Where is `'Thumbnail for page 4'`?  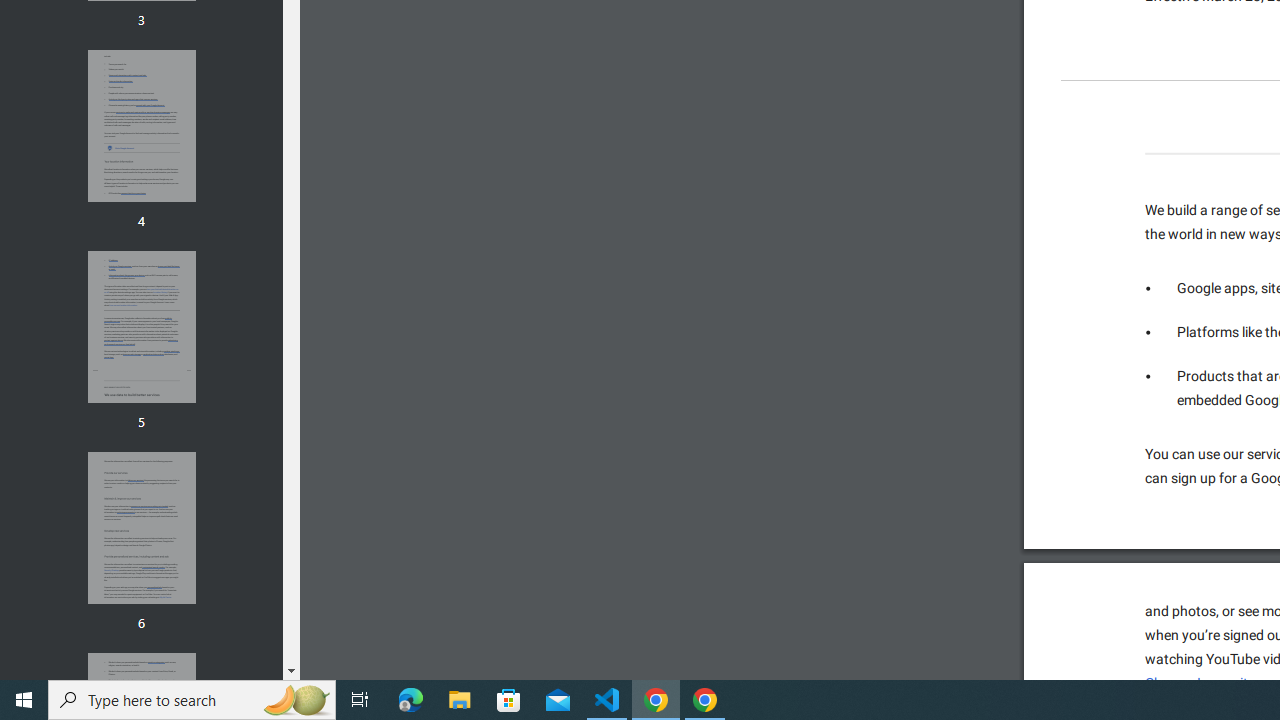
'Thumbnail for page 4' is located at coordinates (140, 126).